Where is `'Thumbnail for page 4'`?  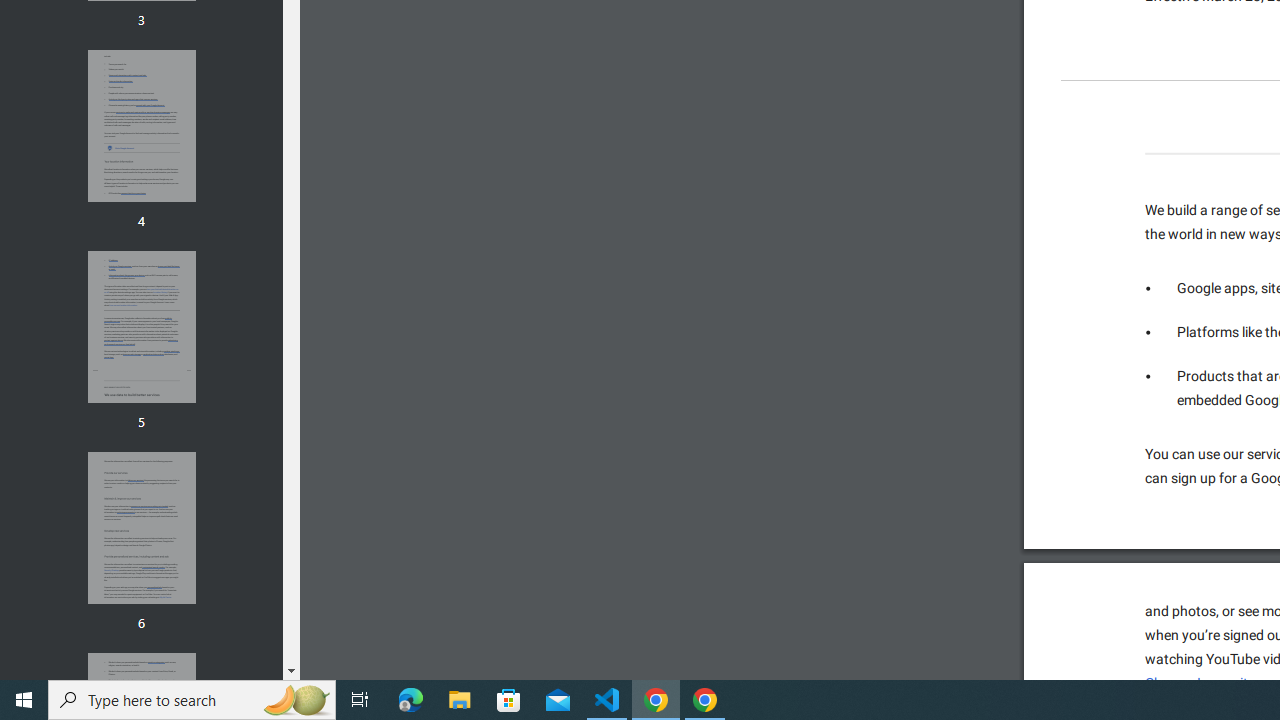
'Thumbnail for page 4' is located at coordinates (140, 126).